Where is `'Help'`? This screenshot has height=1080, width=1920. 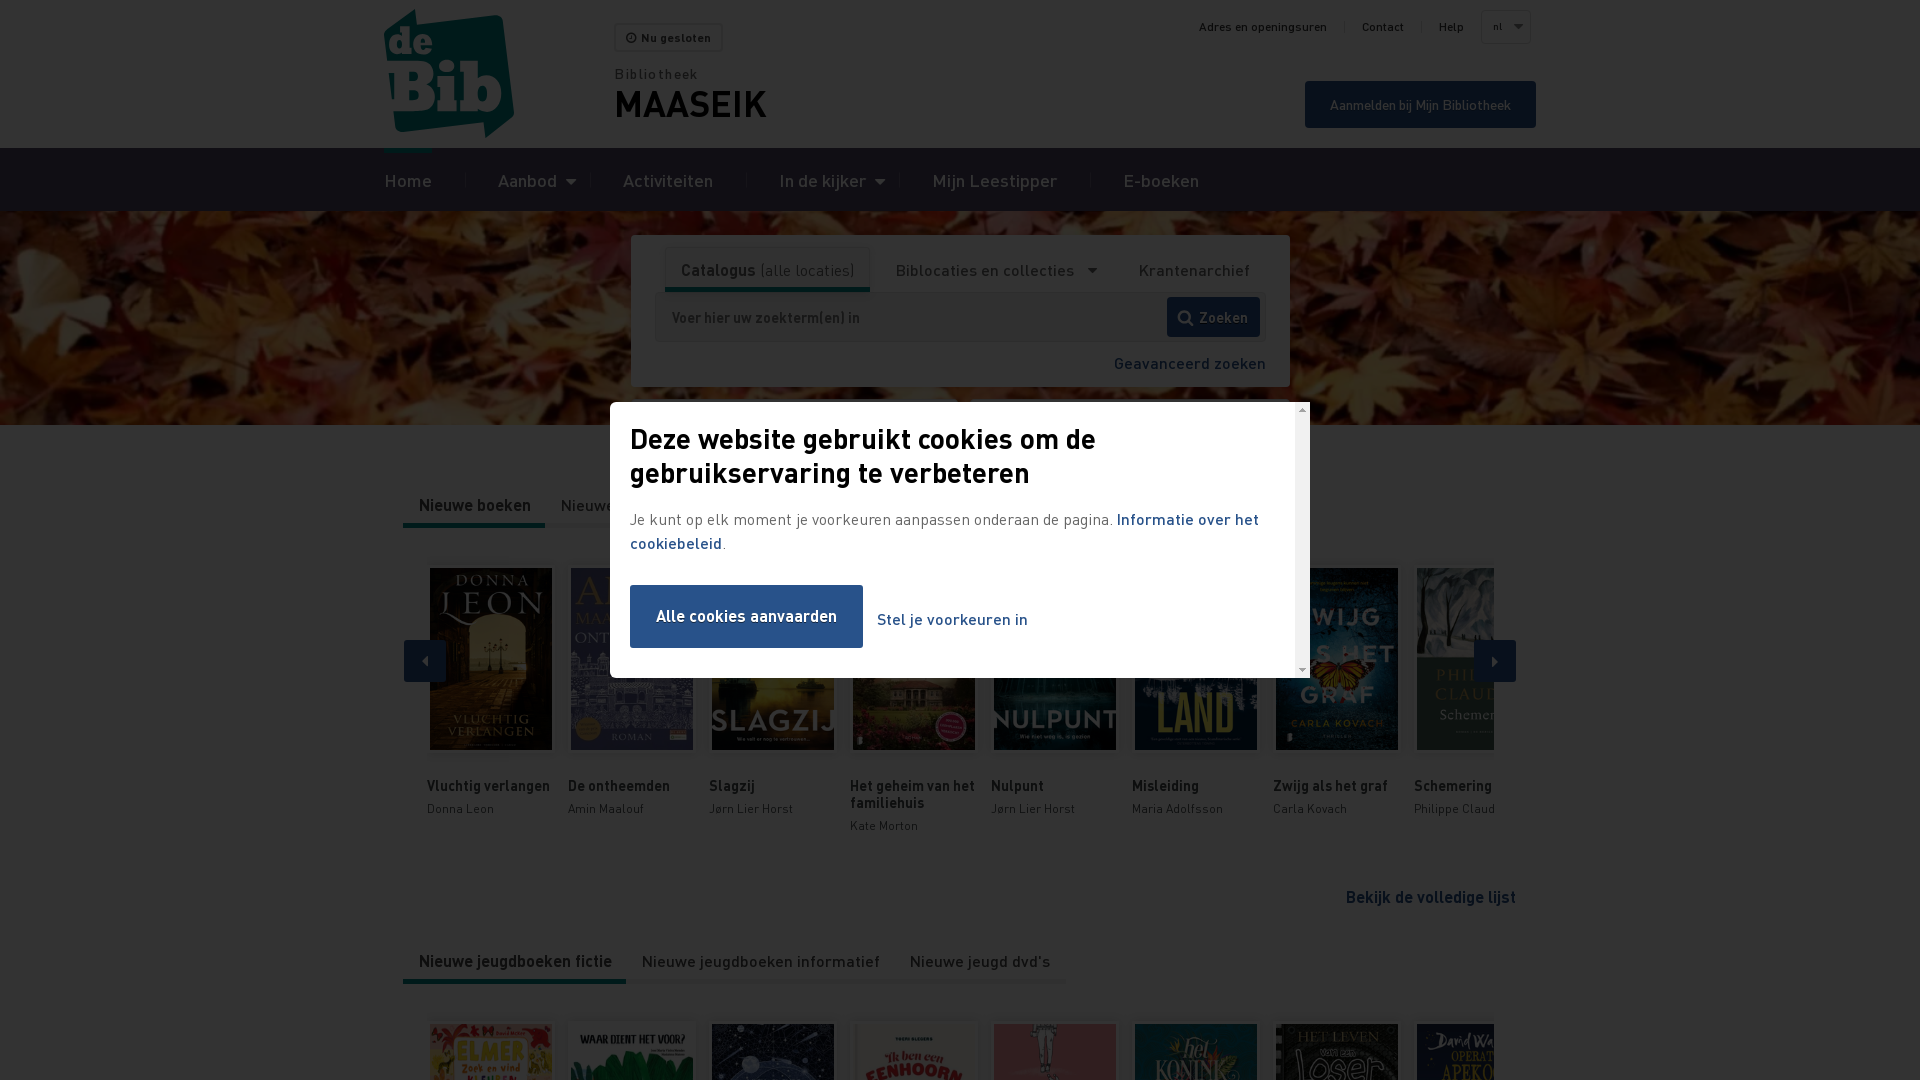
'Help' is located at coordinates (1438, 27).